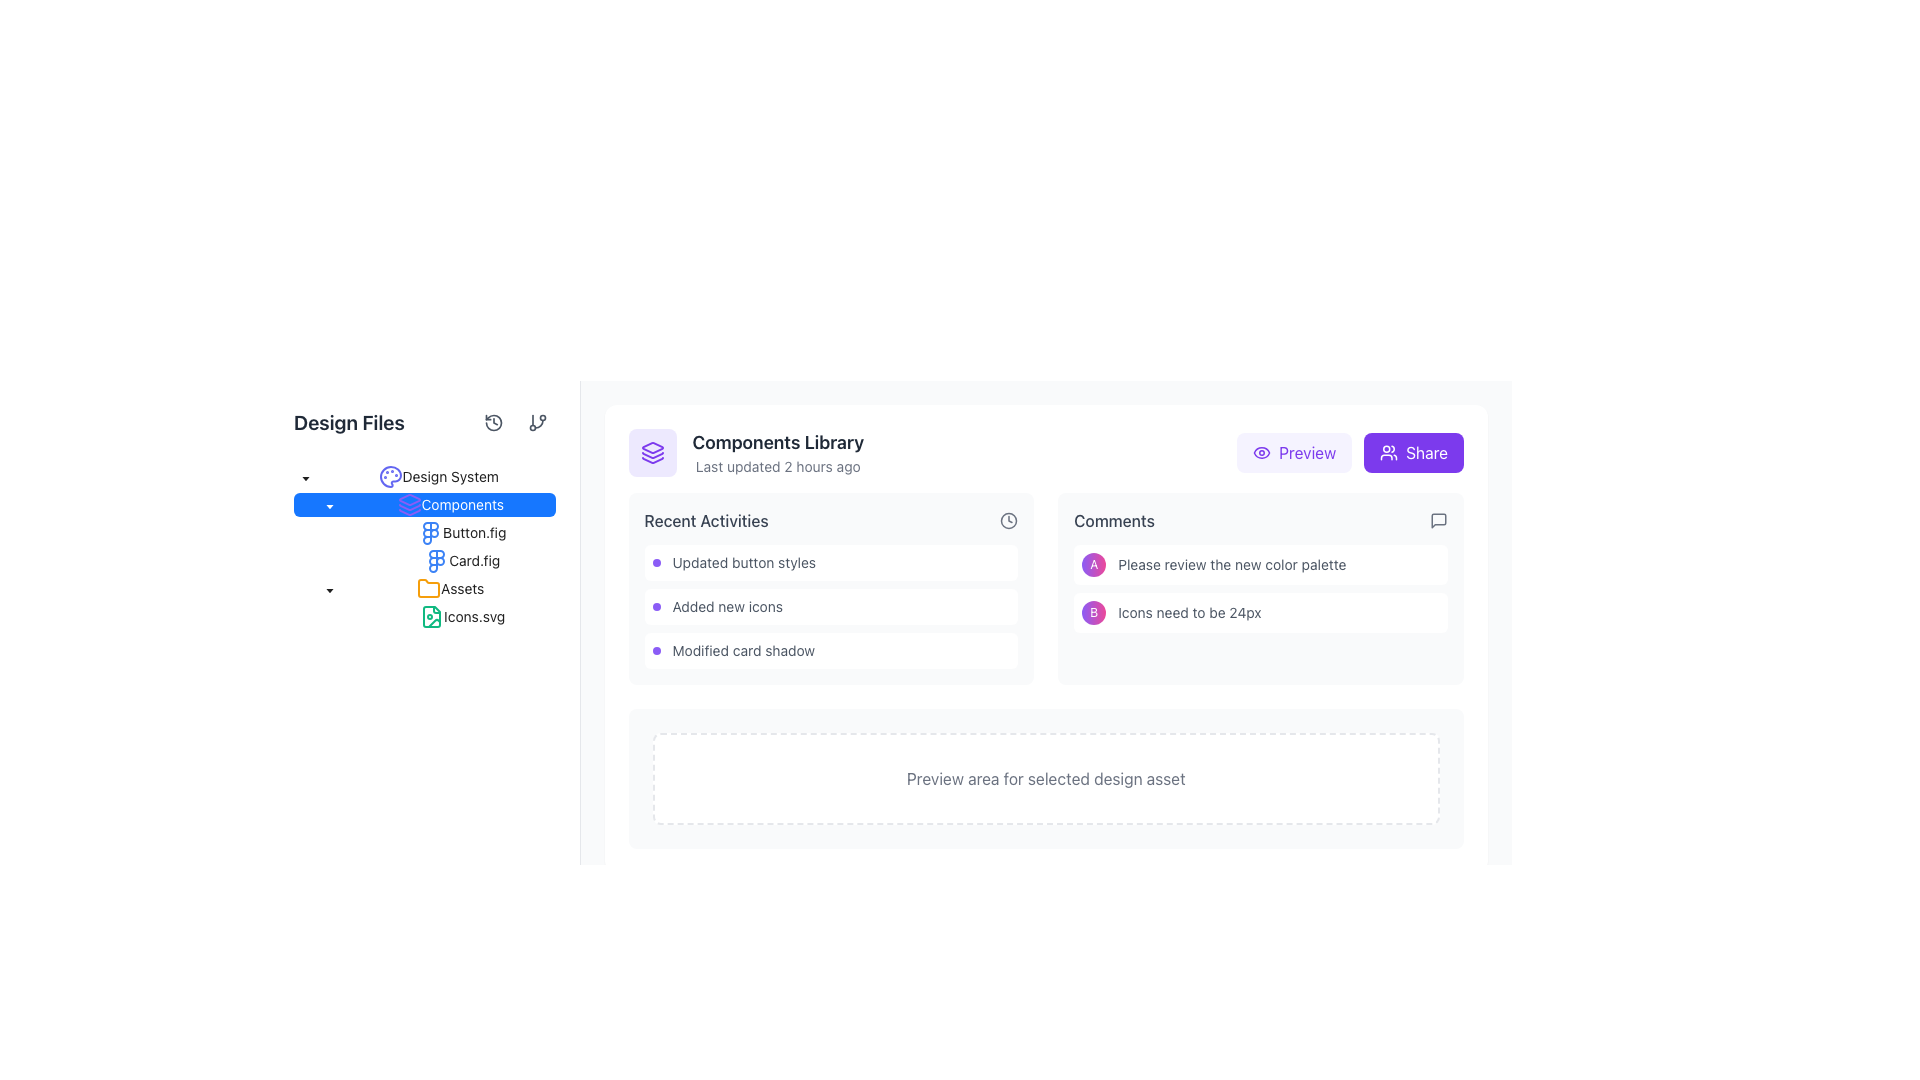  What do you see at coordinates (1093, 612) in the screenshot?
I see `the Avatar badge located in the Comments panel, which serves as an identifier for a user or topic` at bounding box center [1093, 612].